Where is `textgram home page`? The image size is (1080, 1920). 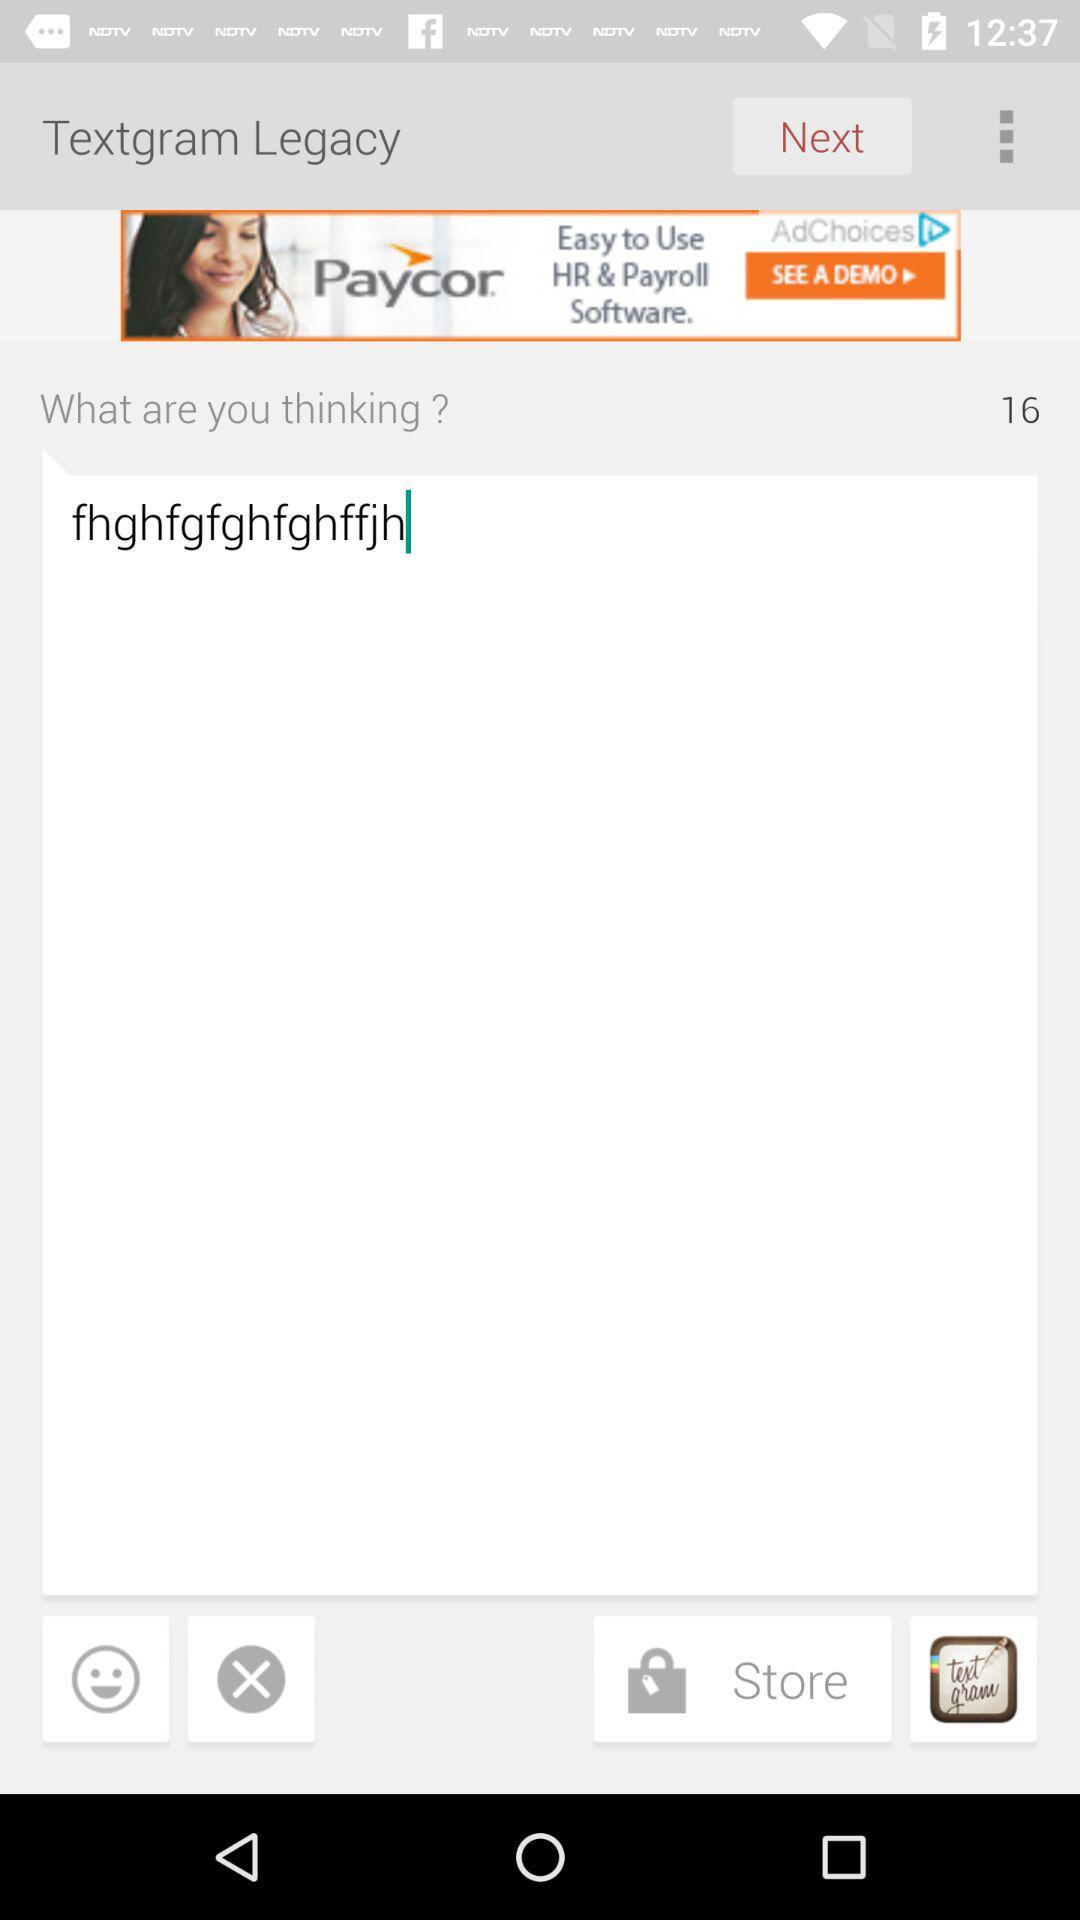
textgram home page is located at coordinates (972, 1682).